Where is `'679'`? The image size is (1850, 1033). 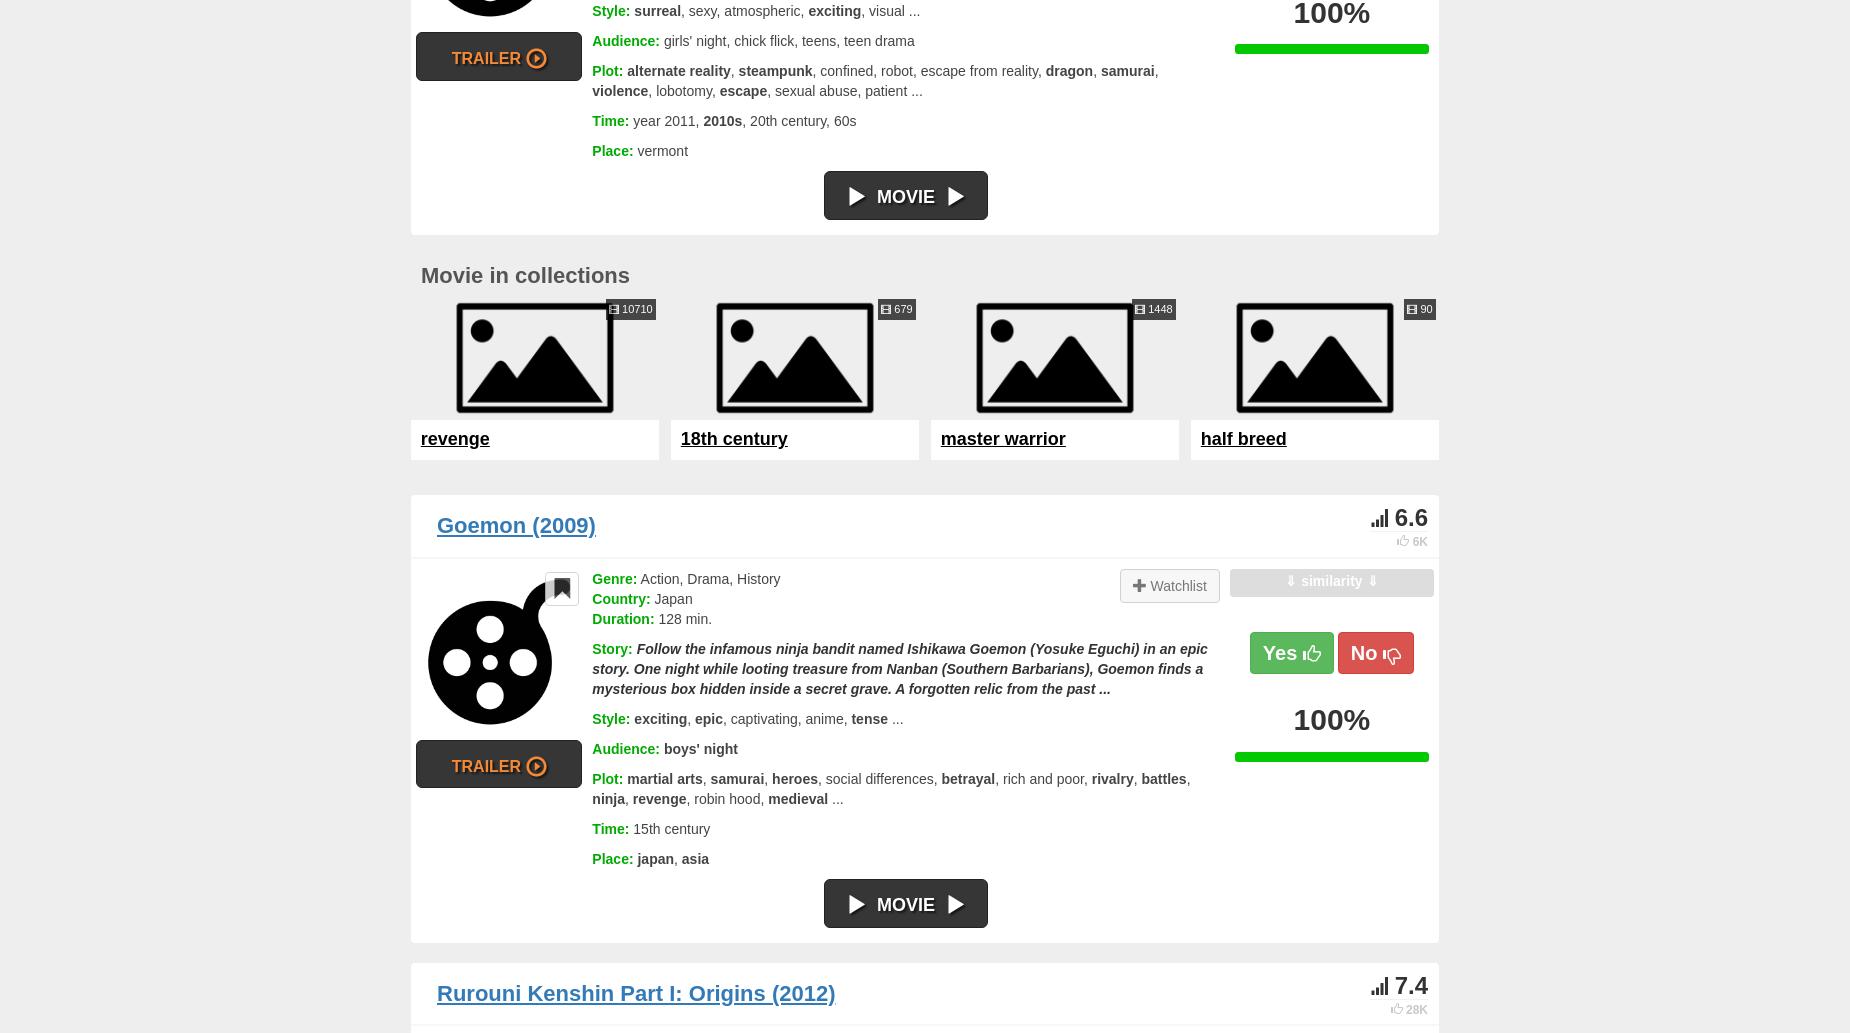
'679' is located at coordinates (901, 307).